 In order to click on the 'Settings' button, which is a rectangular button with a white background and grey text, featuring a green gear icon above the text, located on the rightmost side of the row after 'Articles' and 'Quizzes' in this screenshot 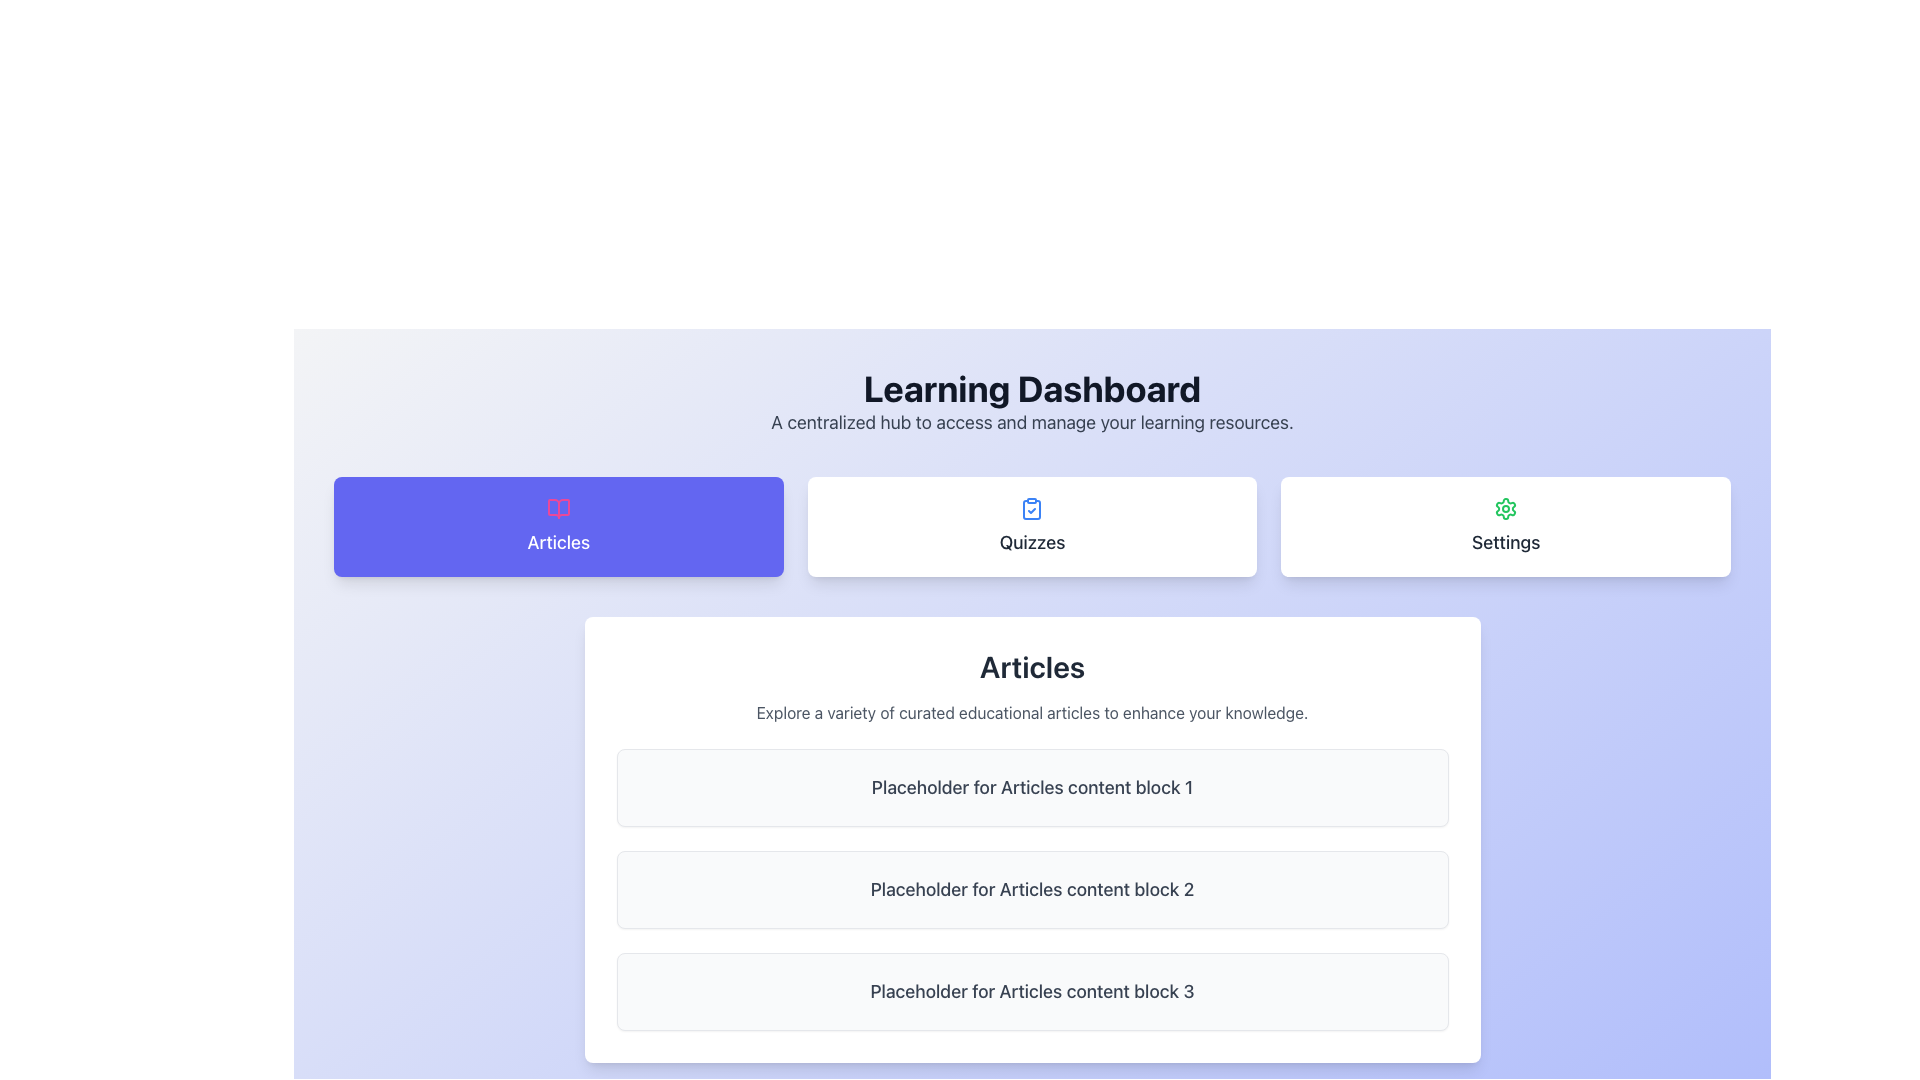, I will do `click(1506, 526)`.